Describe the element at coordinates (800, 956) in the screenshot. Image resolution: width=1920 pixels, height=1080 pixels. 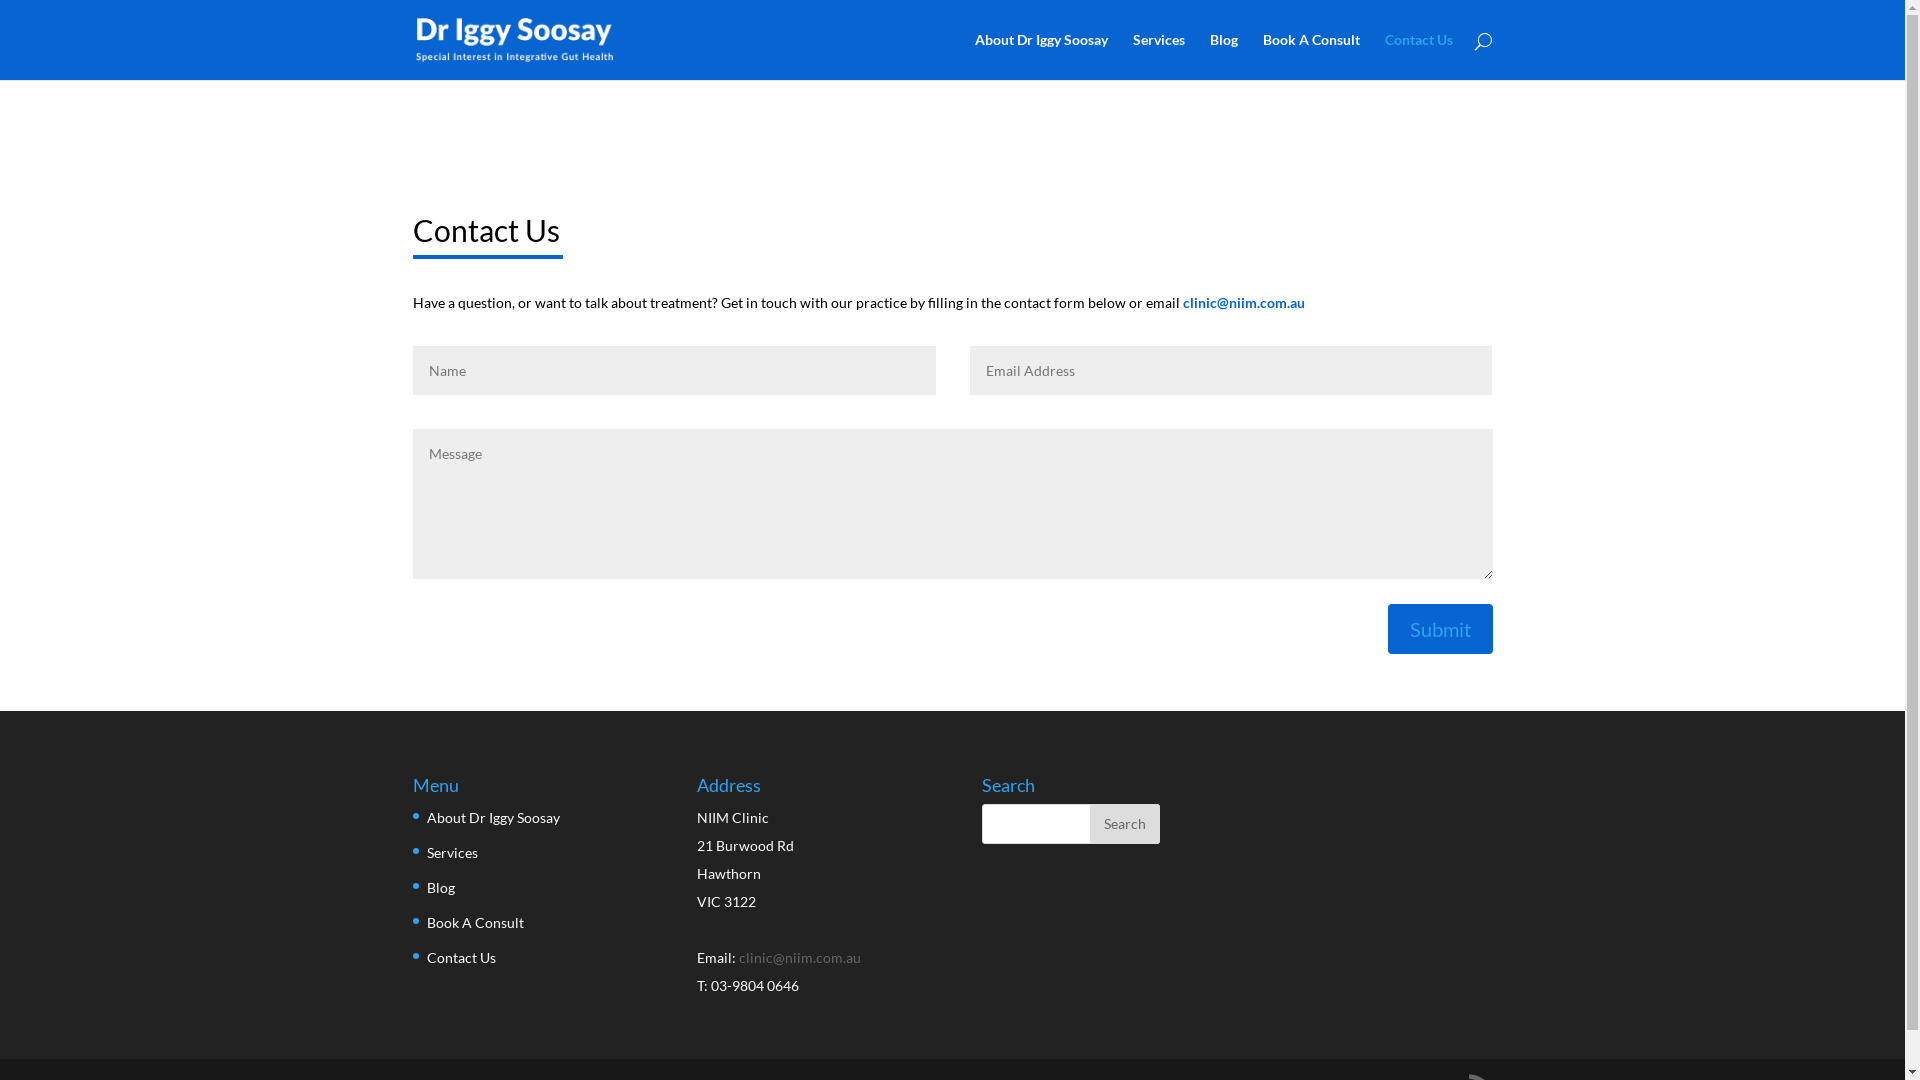
I see `'clinic@niim.com.au'` at that location.